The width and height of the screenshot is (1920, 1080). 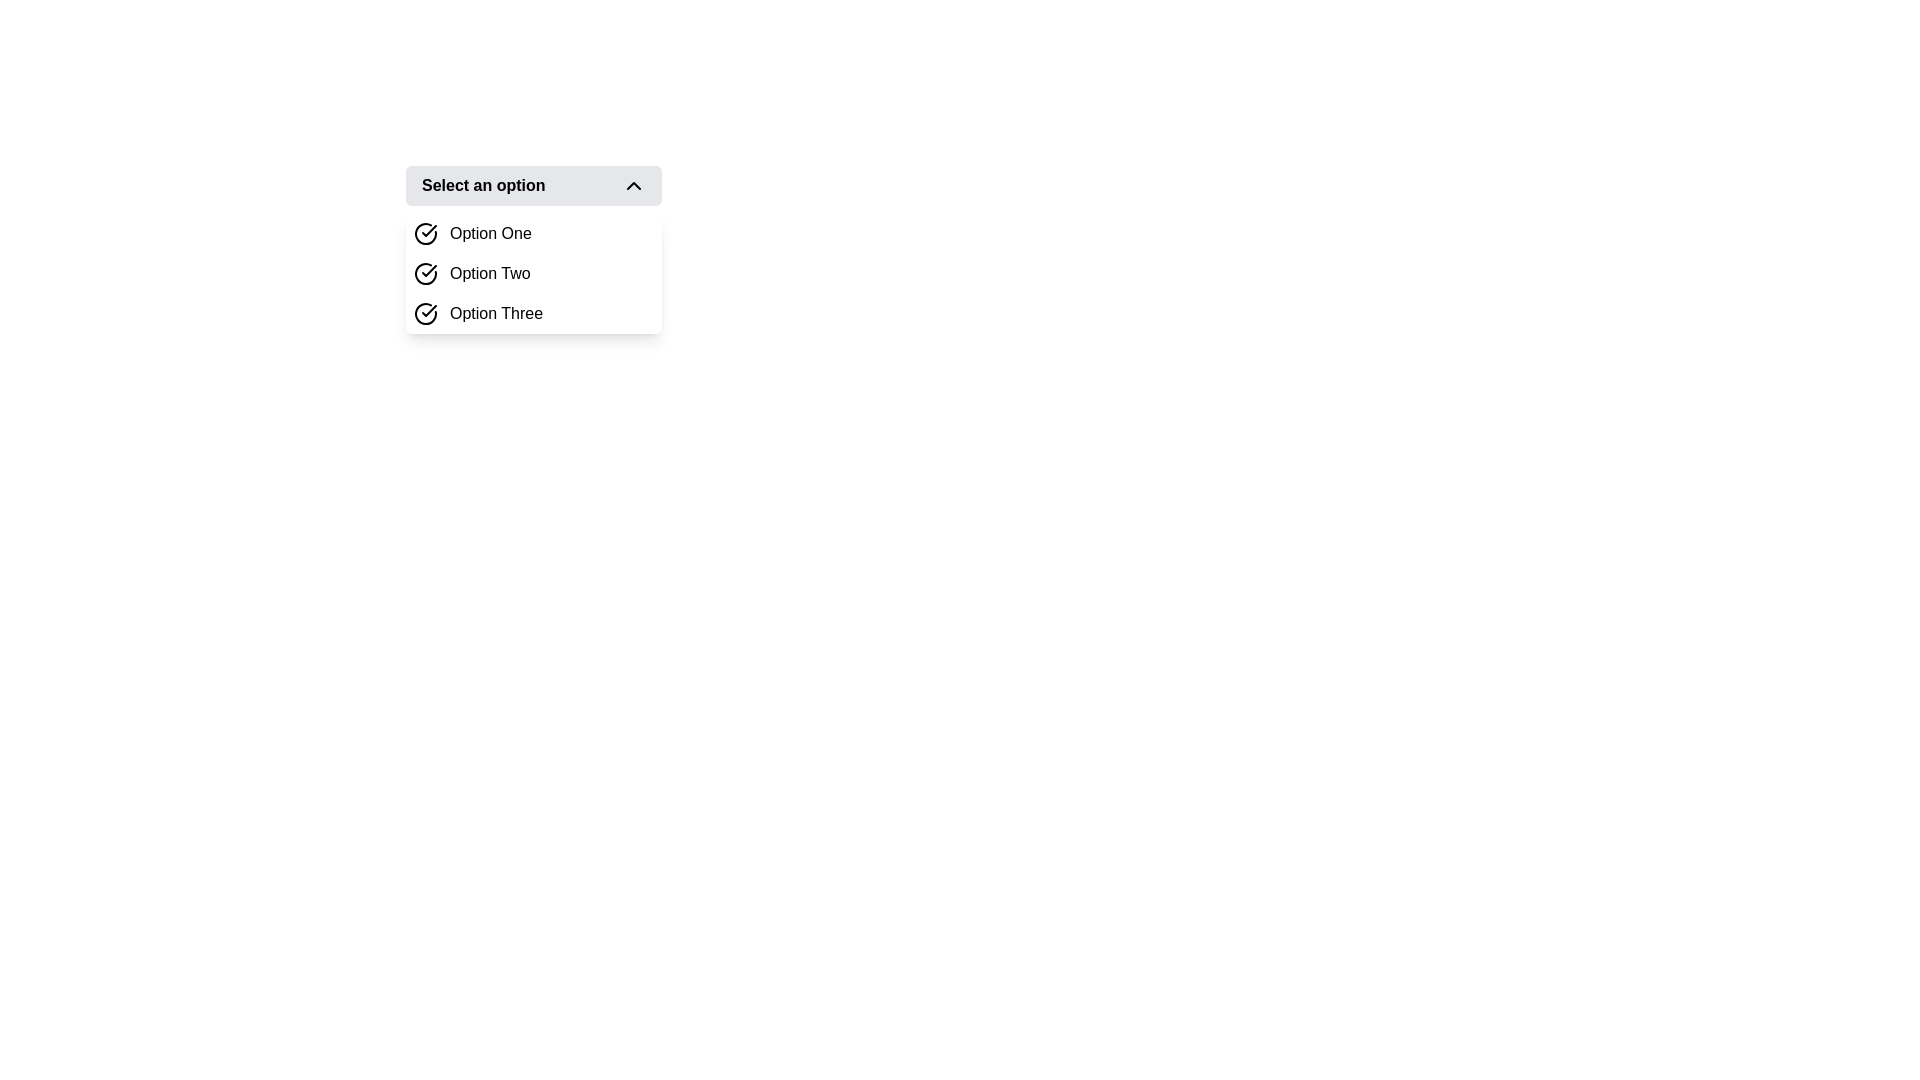 What do you see at coordinates (632, 185) in the screenshot?
I see `the arrow icon at the right end of the 'Select an option' button` at bounding box center [632, 185].